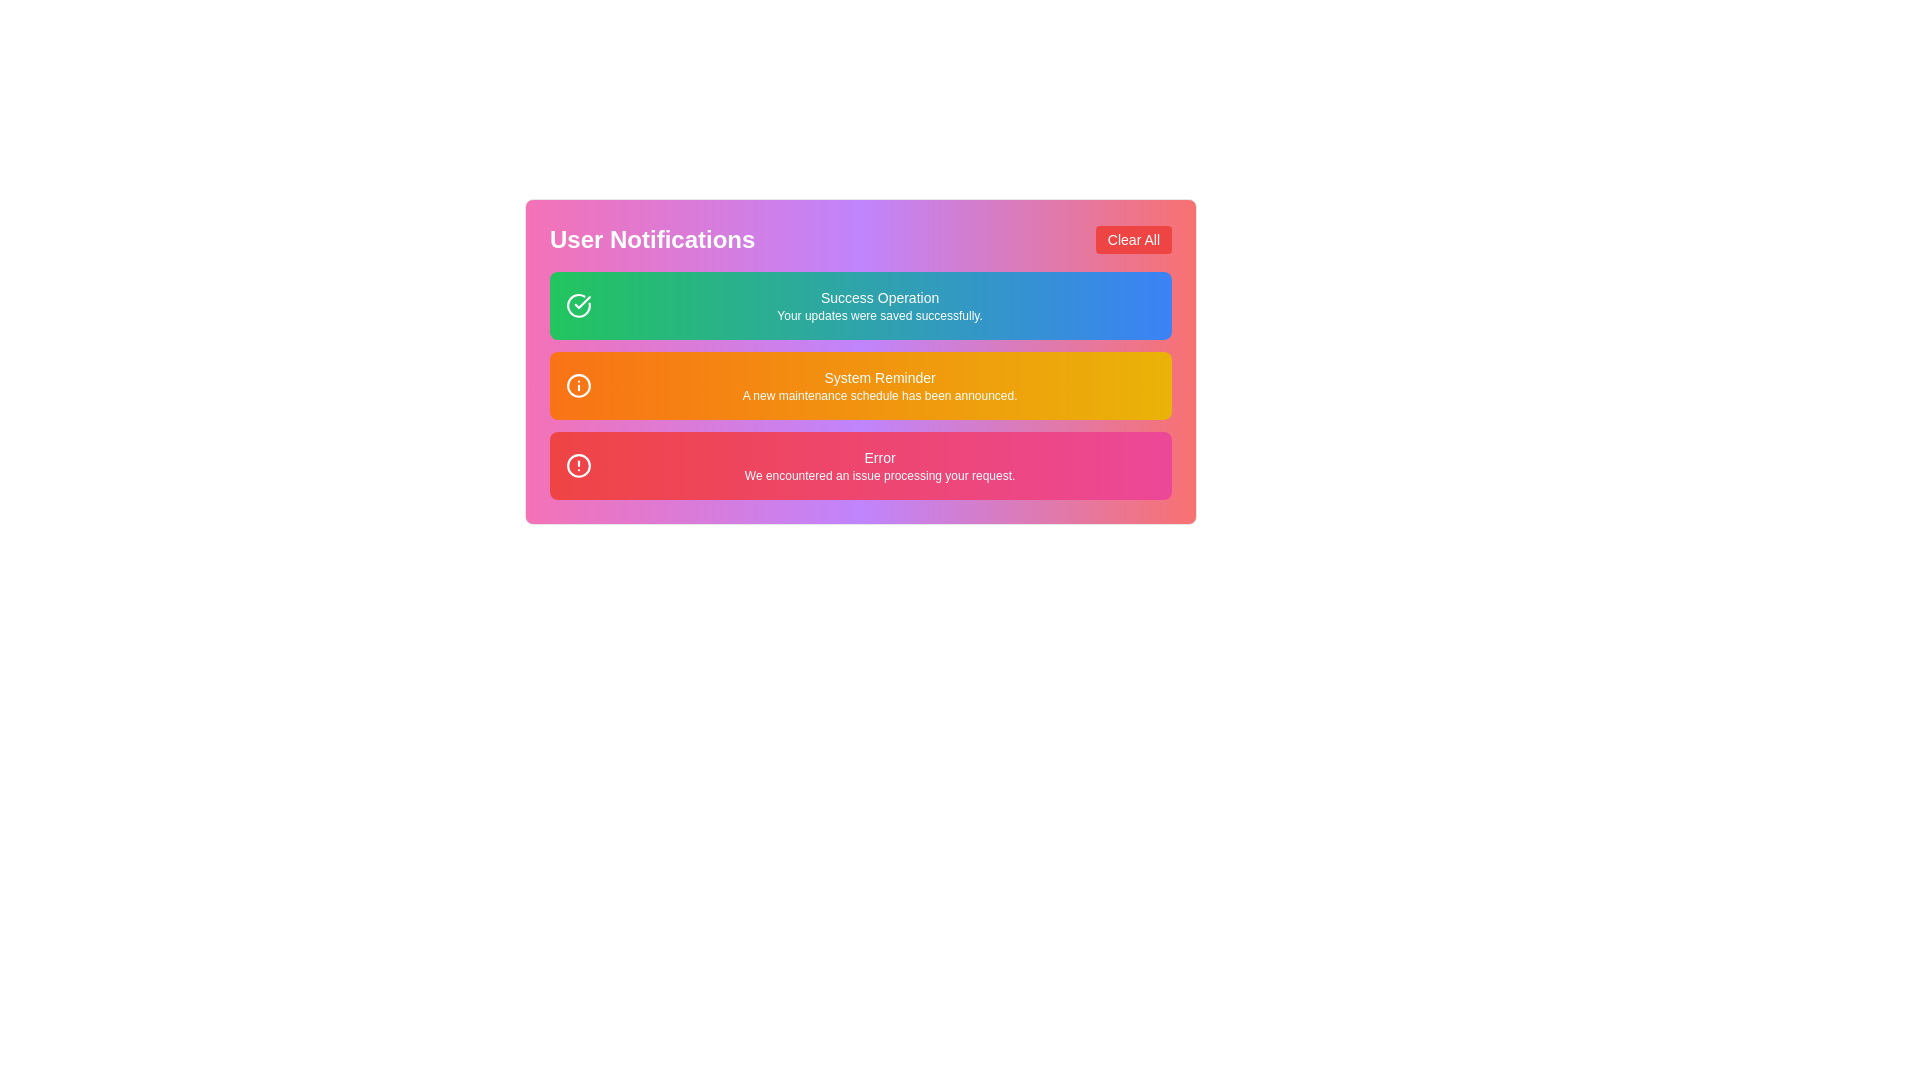 This screenshot has width=1920, height=1080. Describe the element at coordinates (880, 378) in the screenshot. I see `the text label that provides the title of the second notification entry in the list of user notifications` at that location.